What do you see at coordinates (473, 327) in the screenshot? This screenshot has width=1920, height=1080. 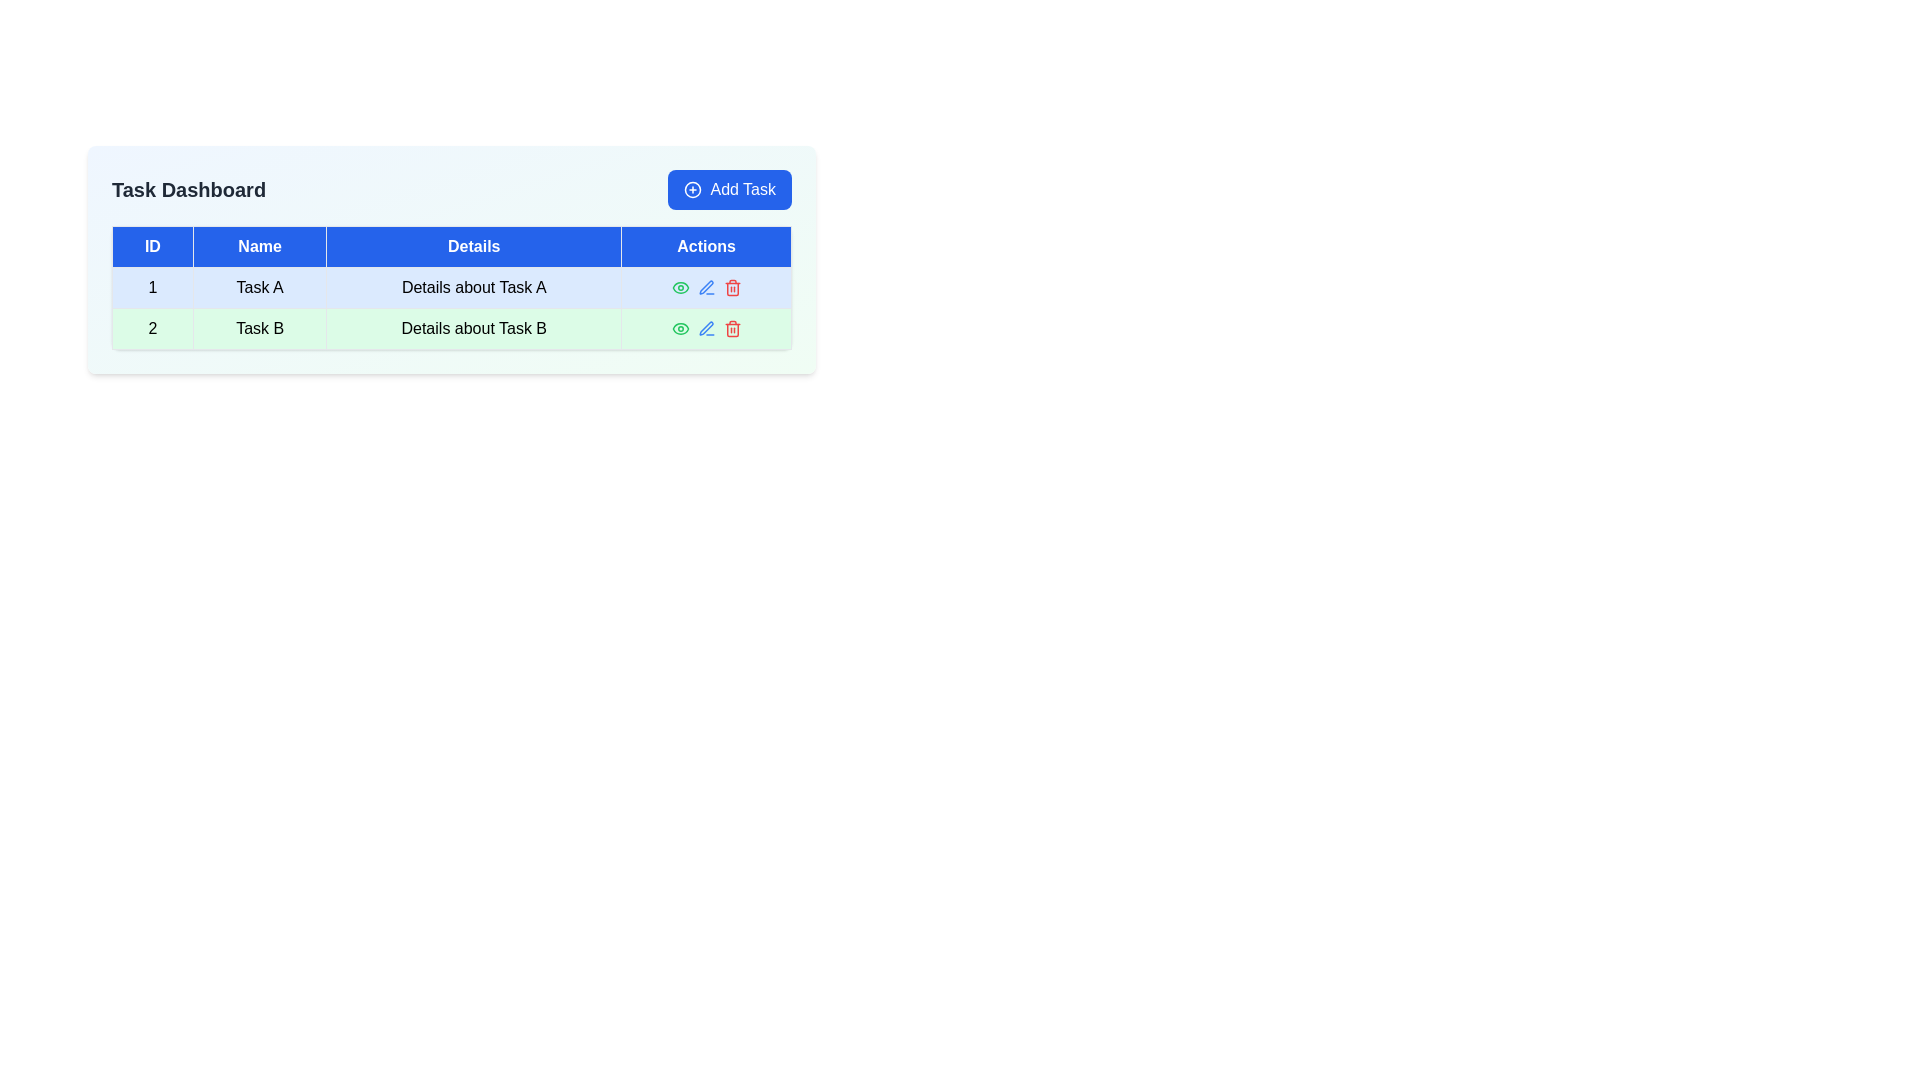 I see `the text box that contains the words 'Details about Task B', located in the third column of the second row under the header labeled 'Details'` at bounding box center [473, 327].